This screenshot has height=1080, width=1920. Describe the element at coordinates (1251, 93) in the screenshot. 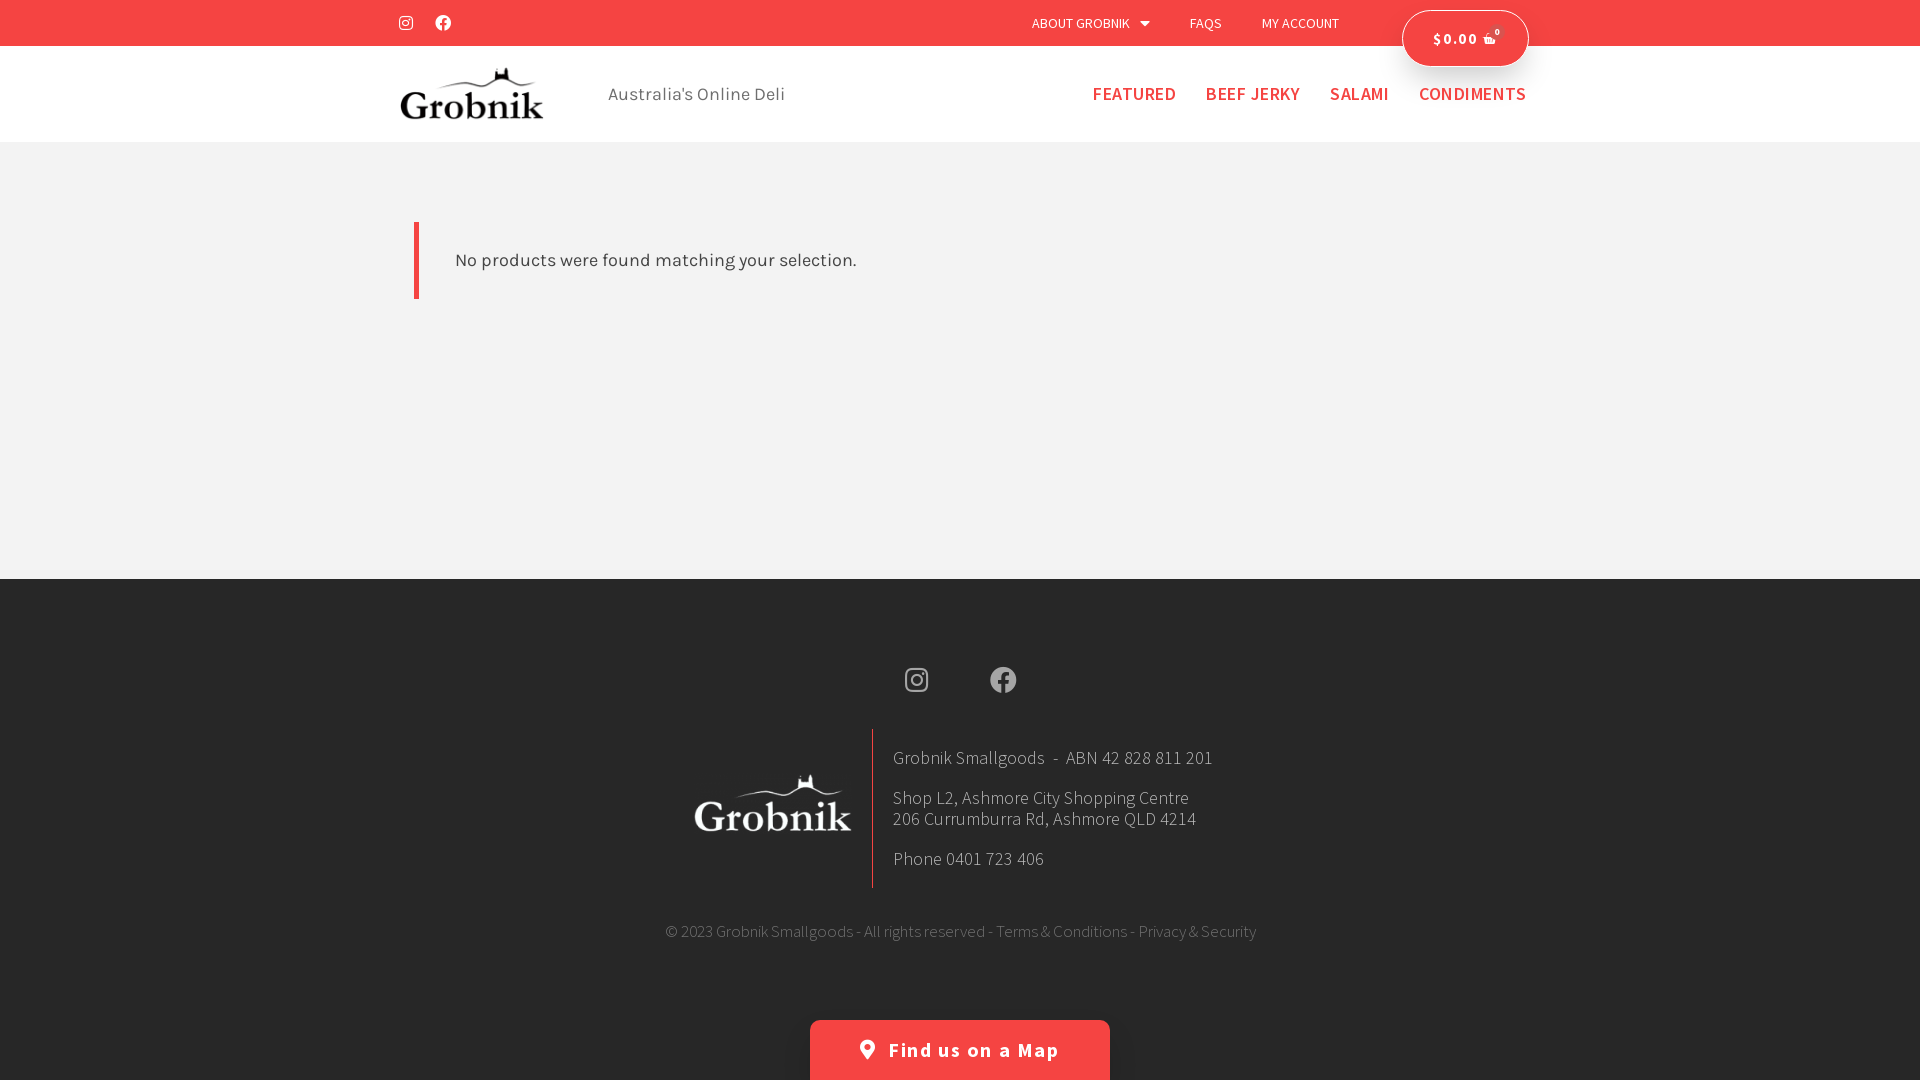

I see `'BEEF JERKY'` at that location.